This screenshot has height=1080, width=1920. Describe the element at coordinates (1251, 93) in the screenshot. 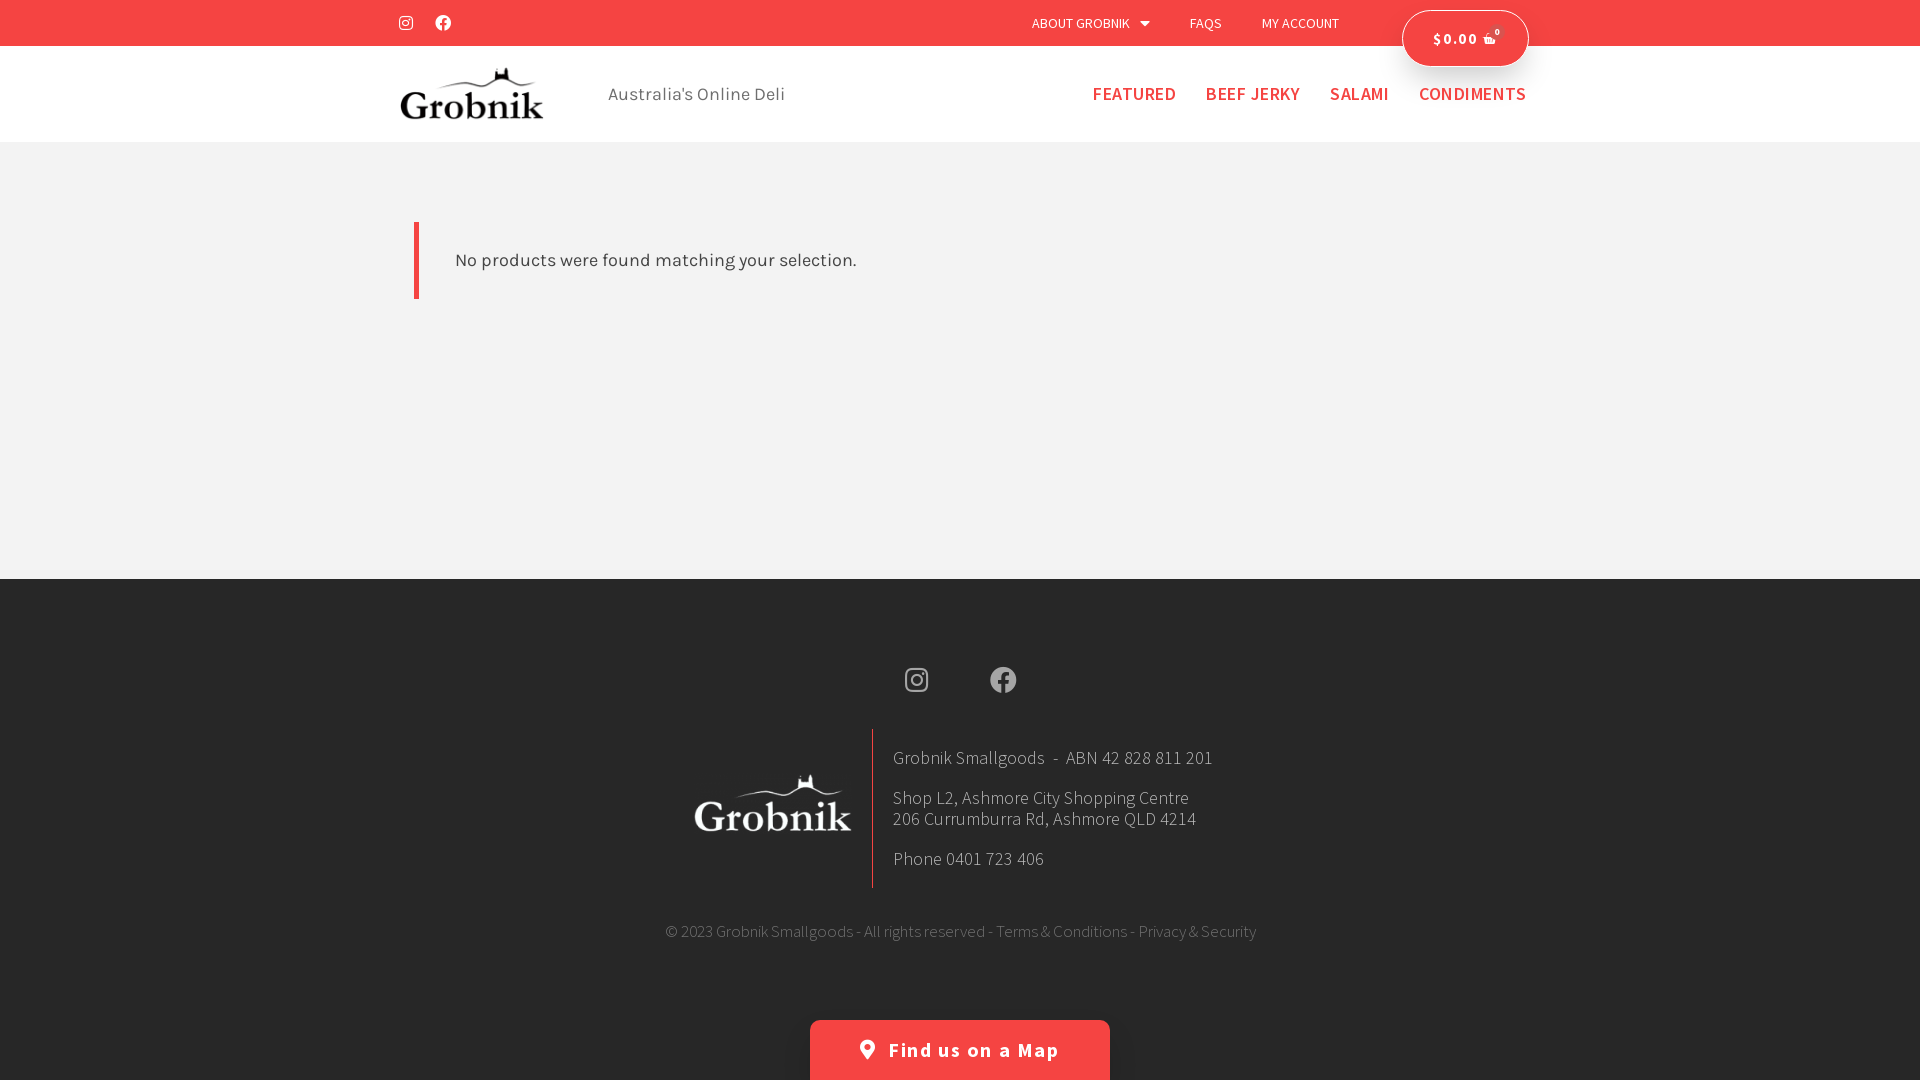

I see `'BEEF JERKY'` at that location.